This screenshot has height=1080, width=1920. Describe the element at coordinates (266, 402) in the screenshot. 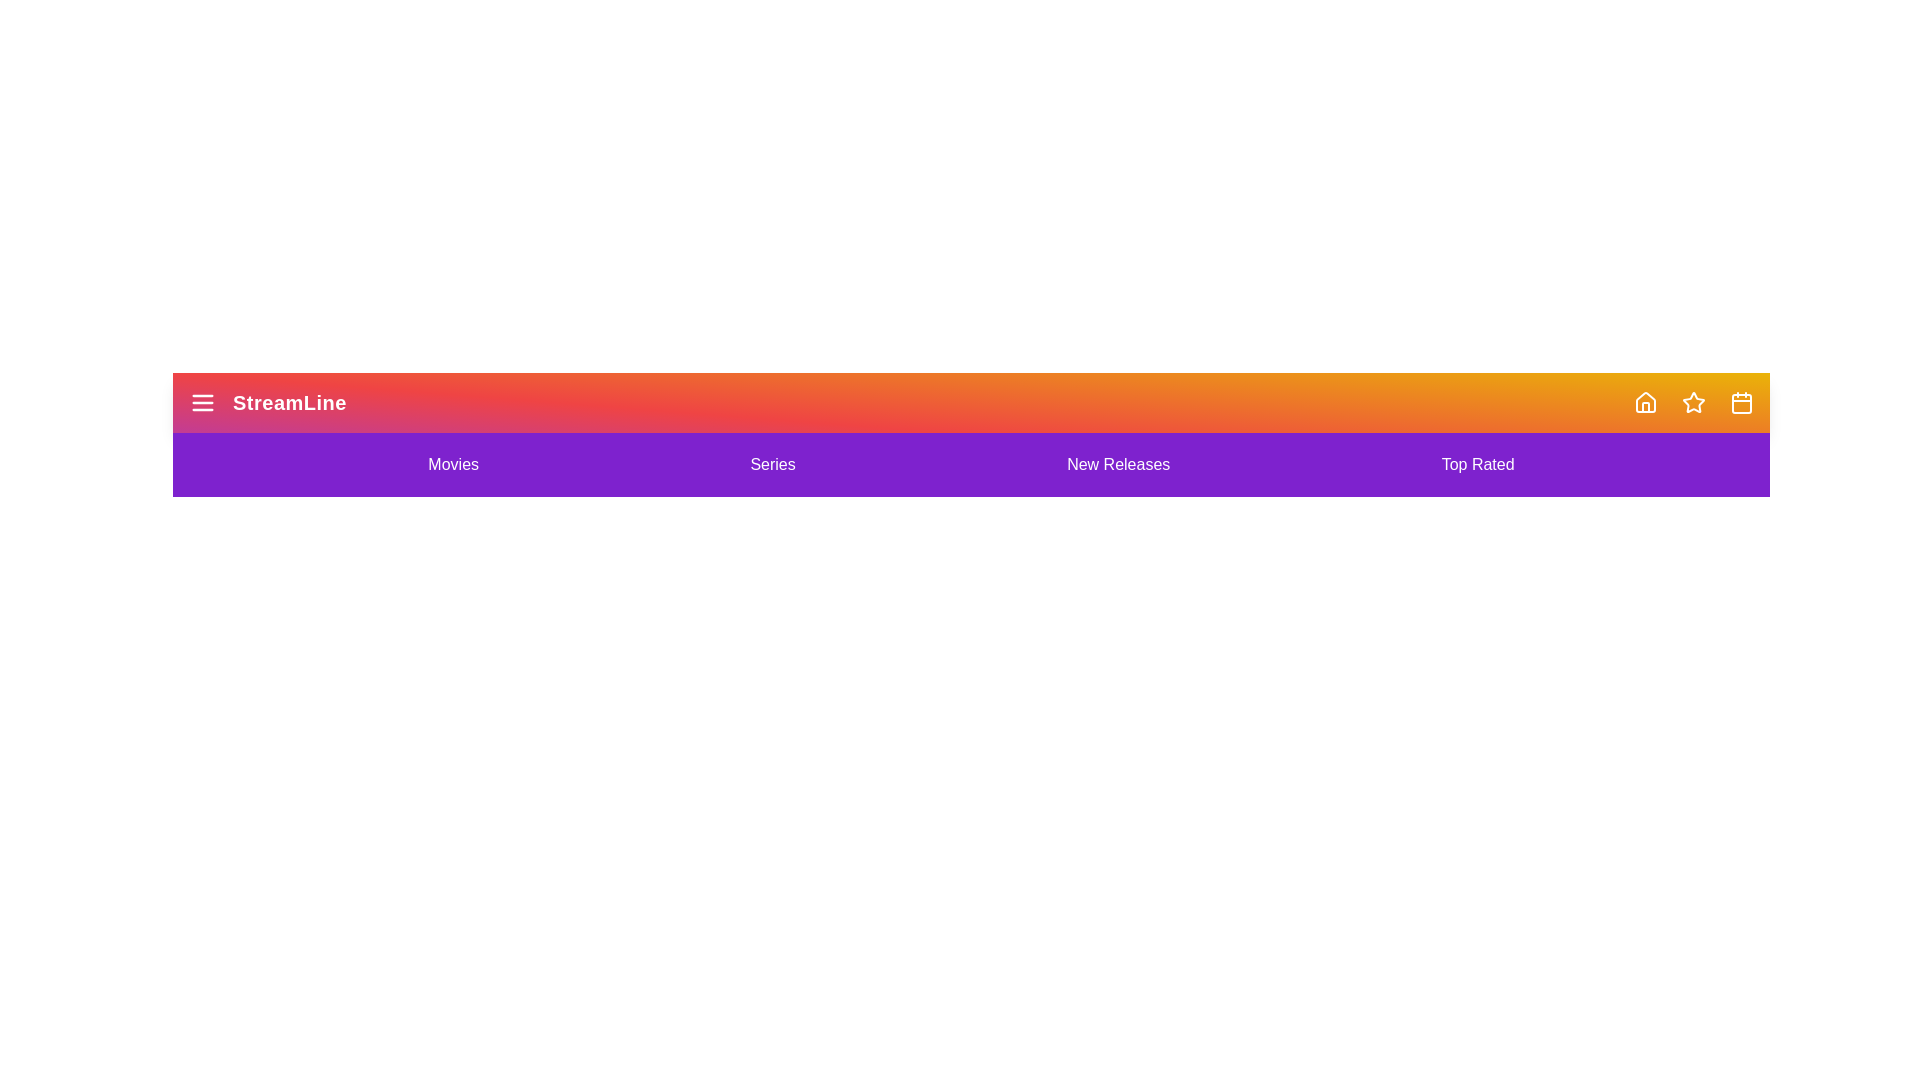

I see `the StreamLine header text` at that location.